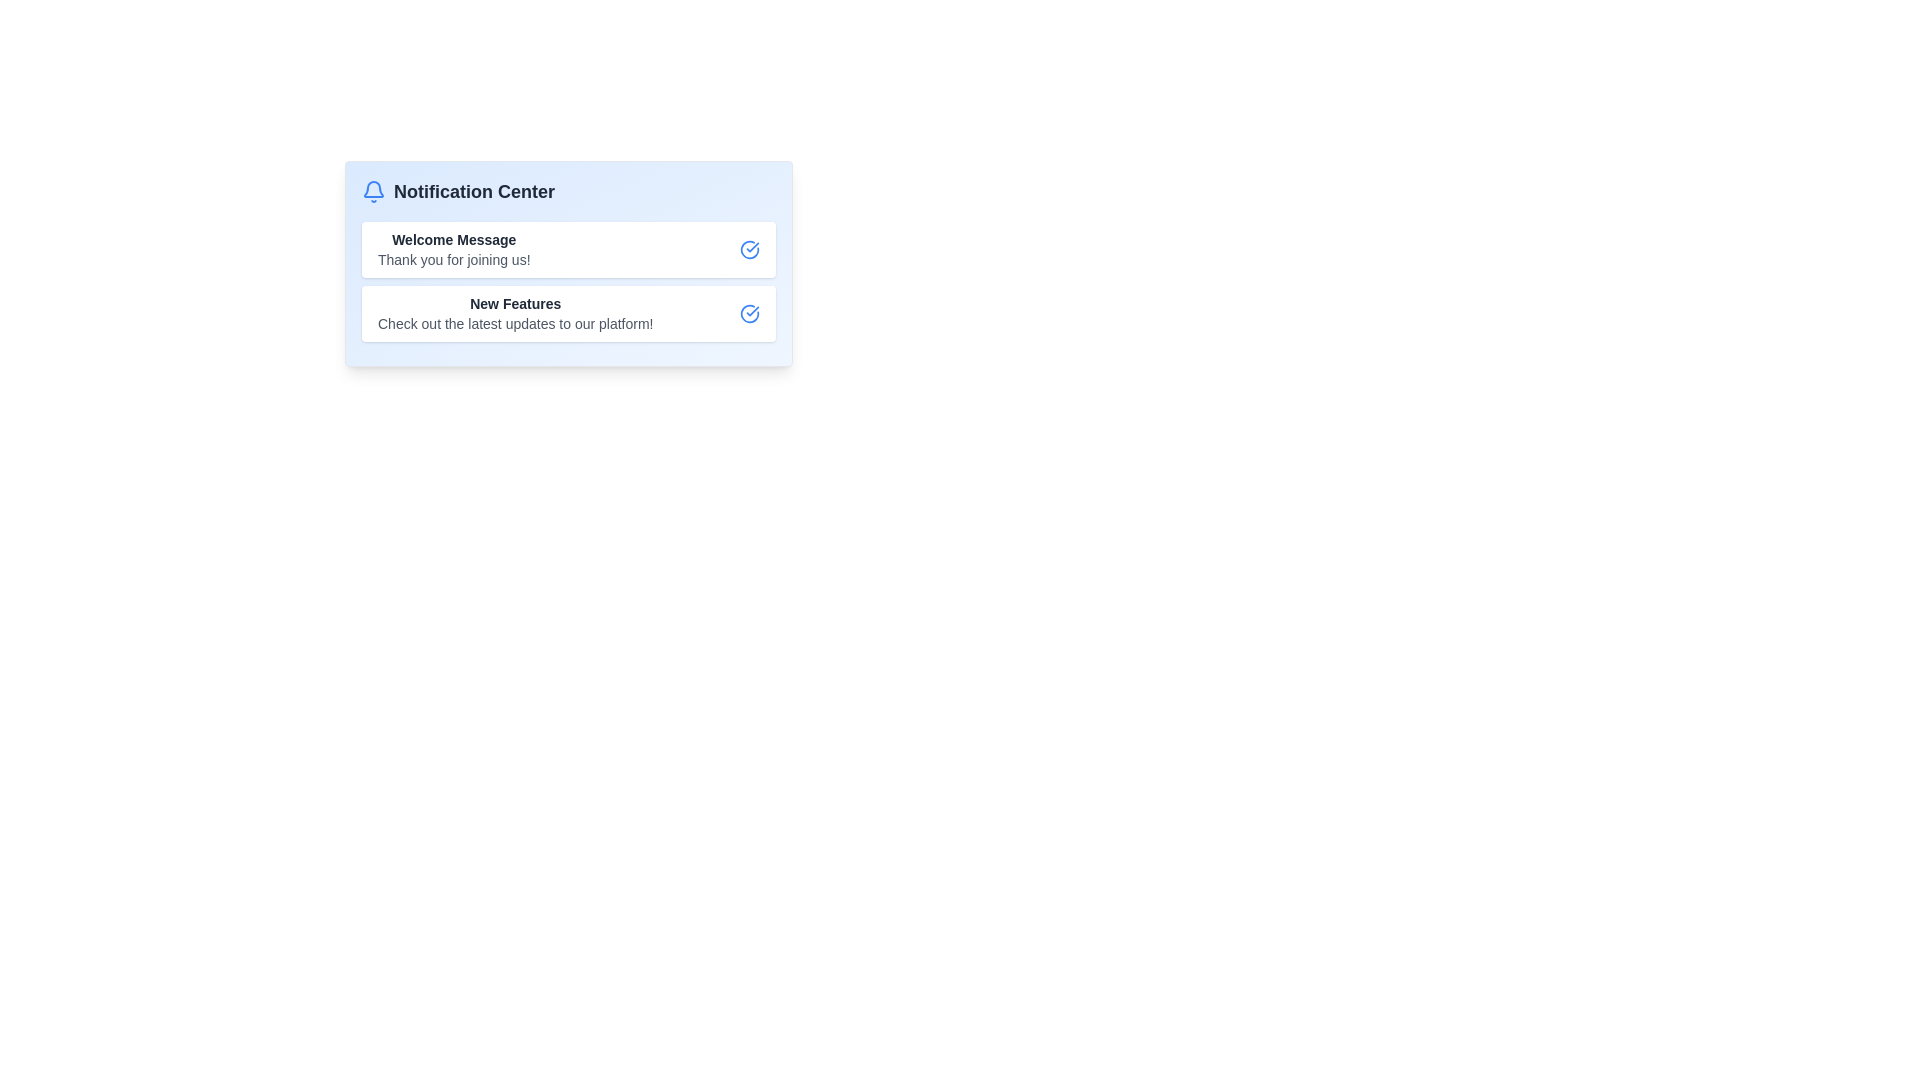  What do you see at coordinates (473, 192) in the screenshot?
I see `the text label displaying the title 'Notification Center', which is prominently positioned in the notification area with a light blue background` at bounding box center [473, 192].